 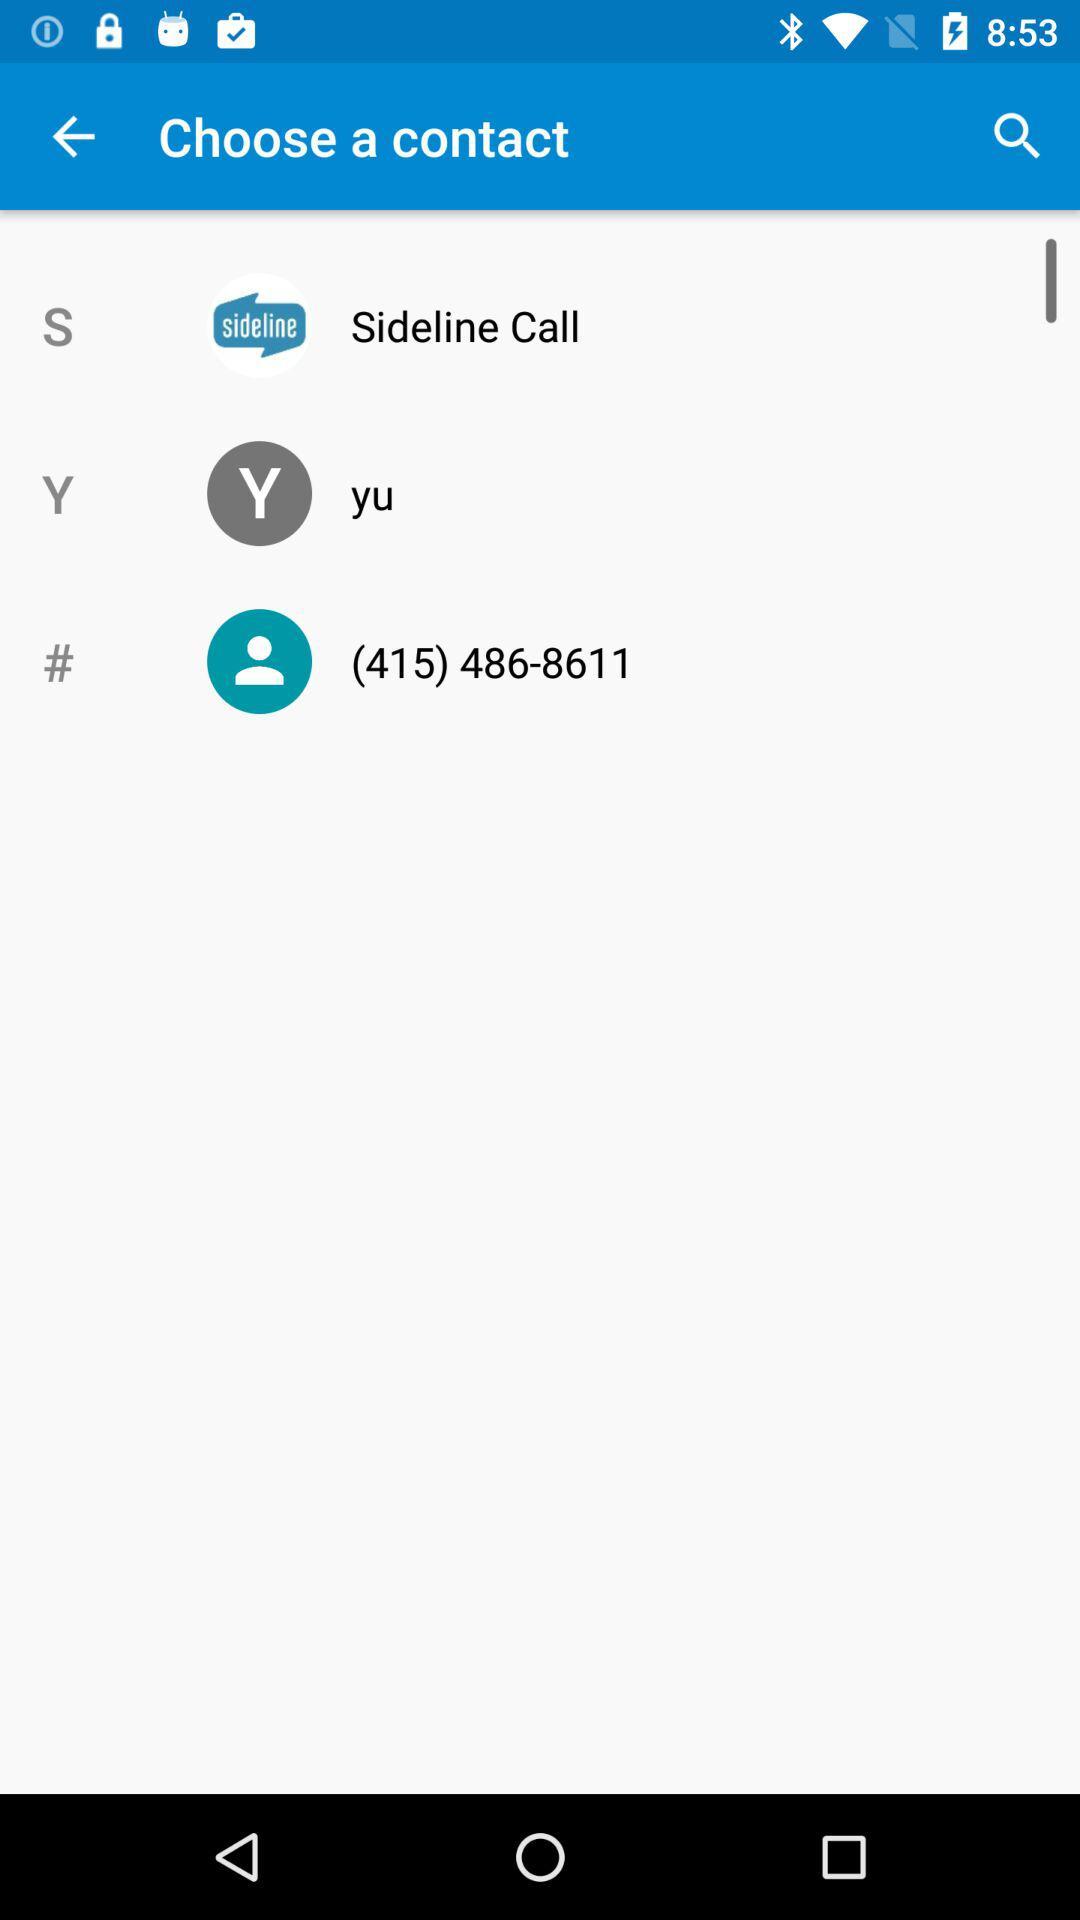 I want to click on the app to the right of choose a contact item, so click(x=1017, y=135).